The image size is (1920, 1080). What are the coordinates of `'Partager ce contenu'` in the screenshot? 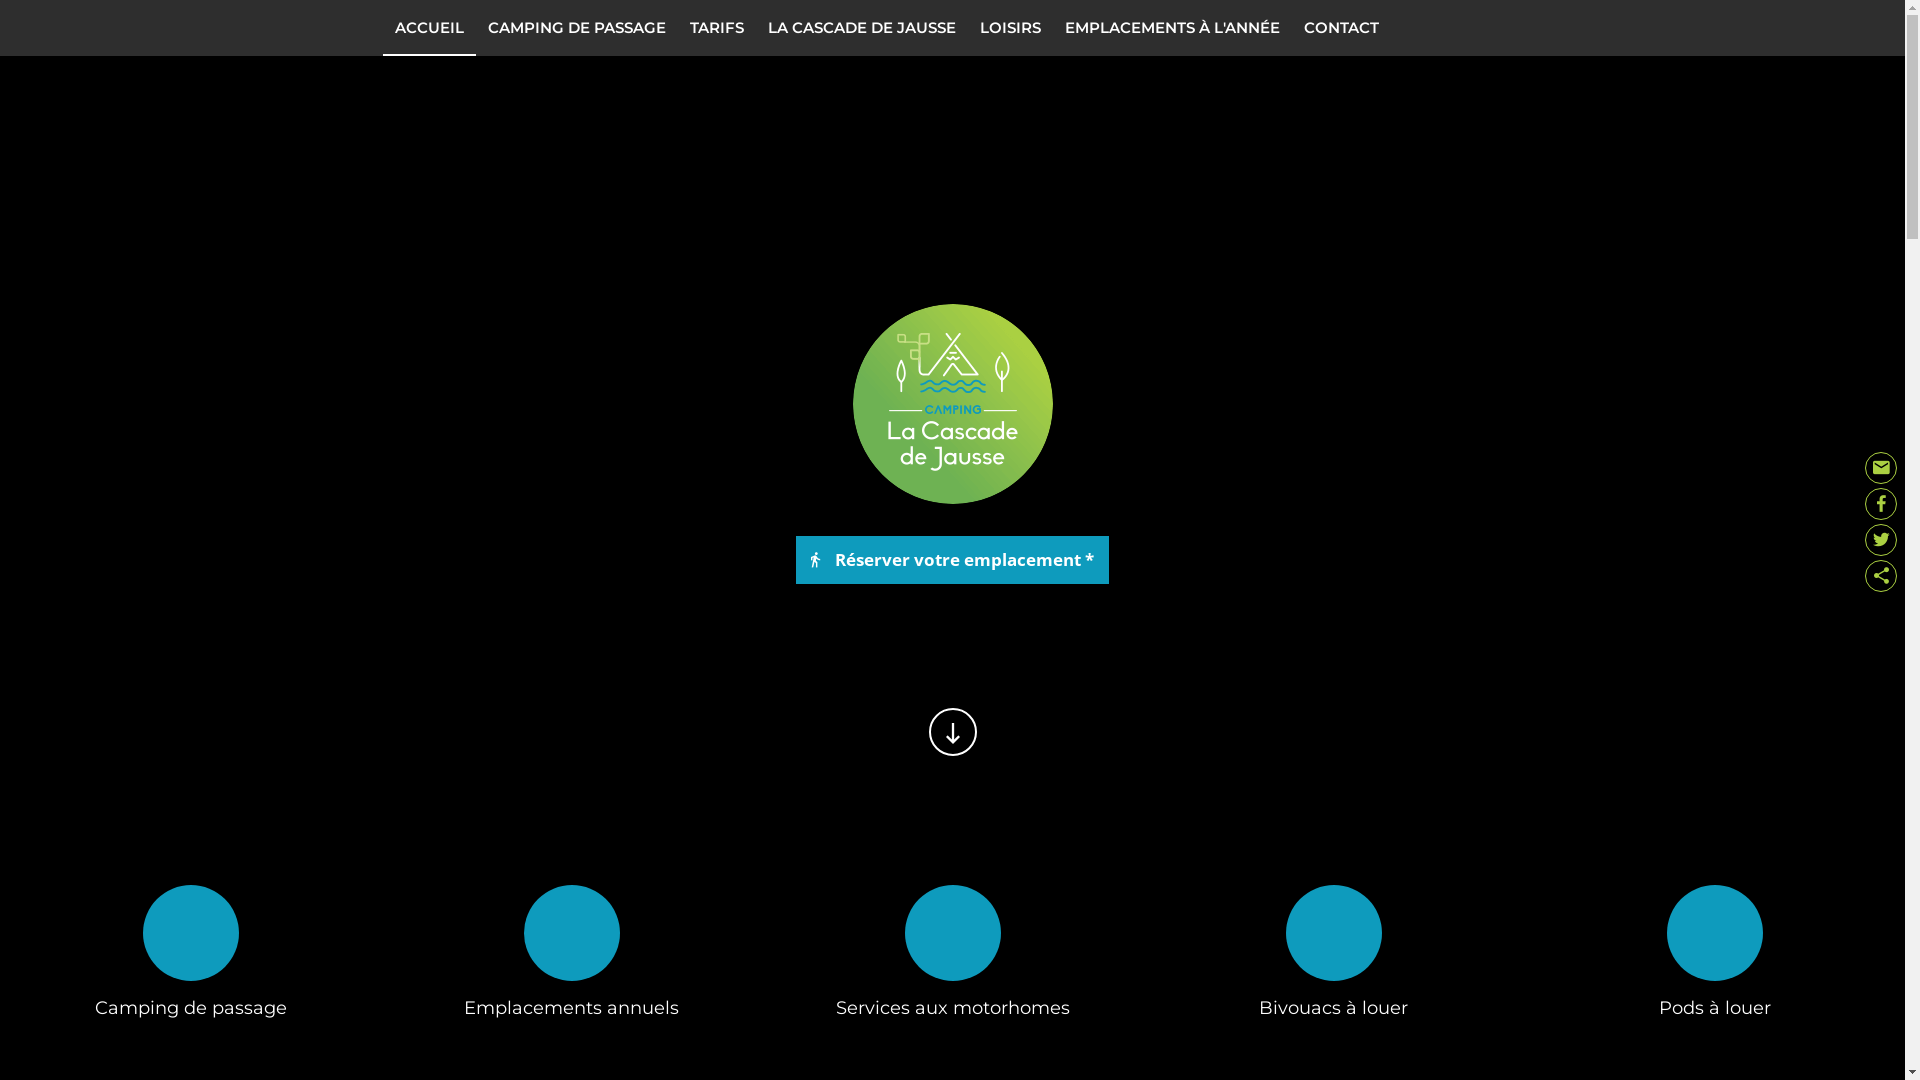 It's located at (1880, 575).